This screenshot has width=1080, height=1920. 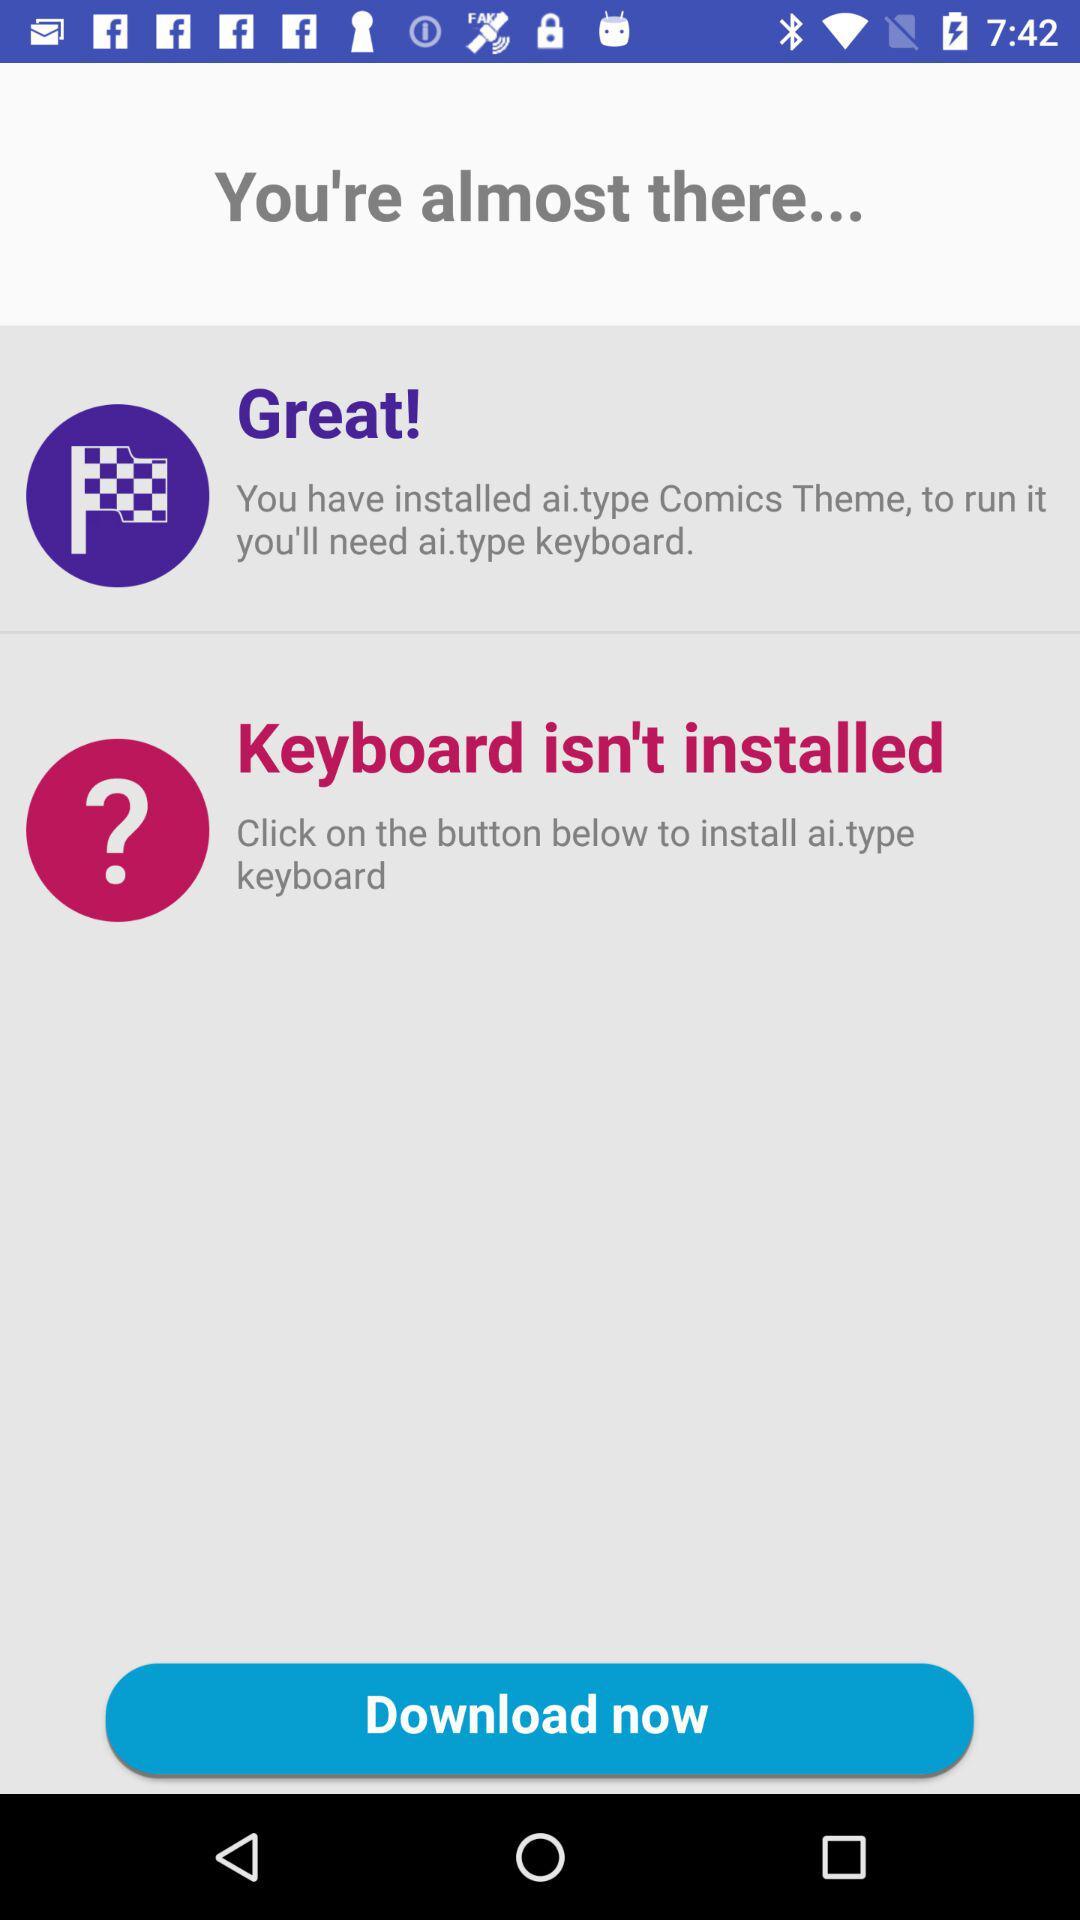 What do you see at coordinates (540, 1720) in the screenshot?
I see `the download now icon` at bounding box center [540, 1720].